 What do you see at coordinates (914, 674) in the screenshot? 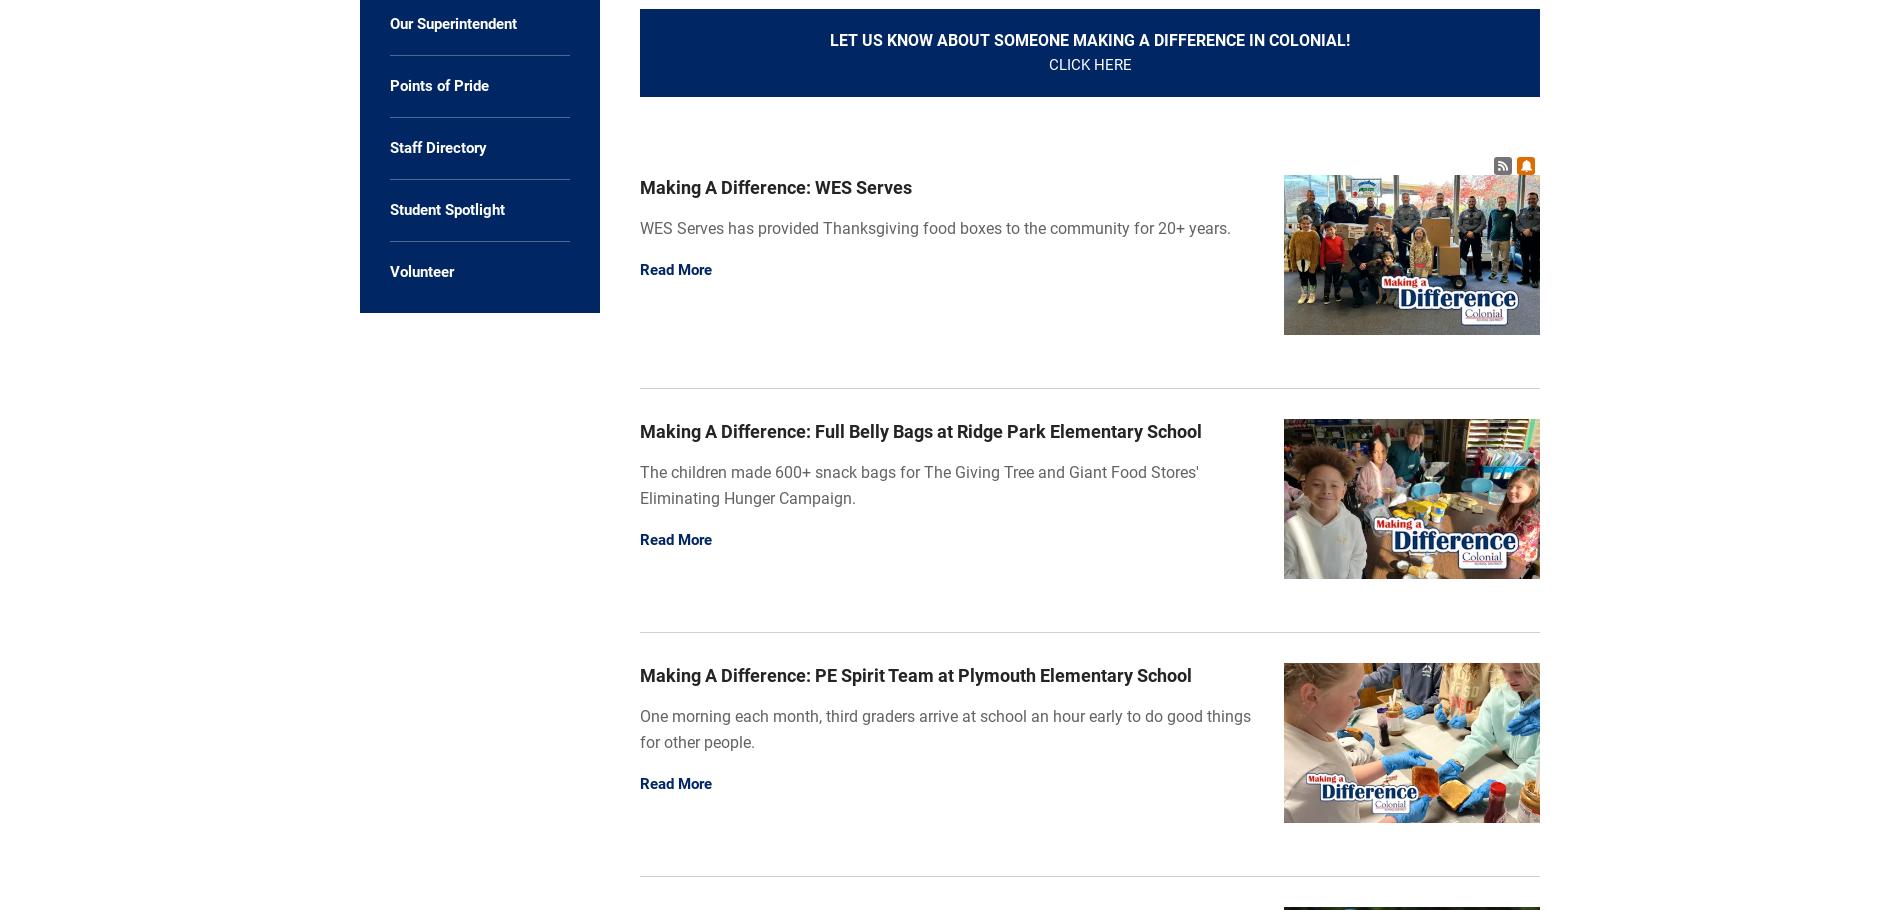
I see `'Making A Difference: PE Spirit Team at Plymouth Elementary School'` at bounding box center [914, 674].